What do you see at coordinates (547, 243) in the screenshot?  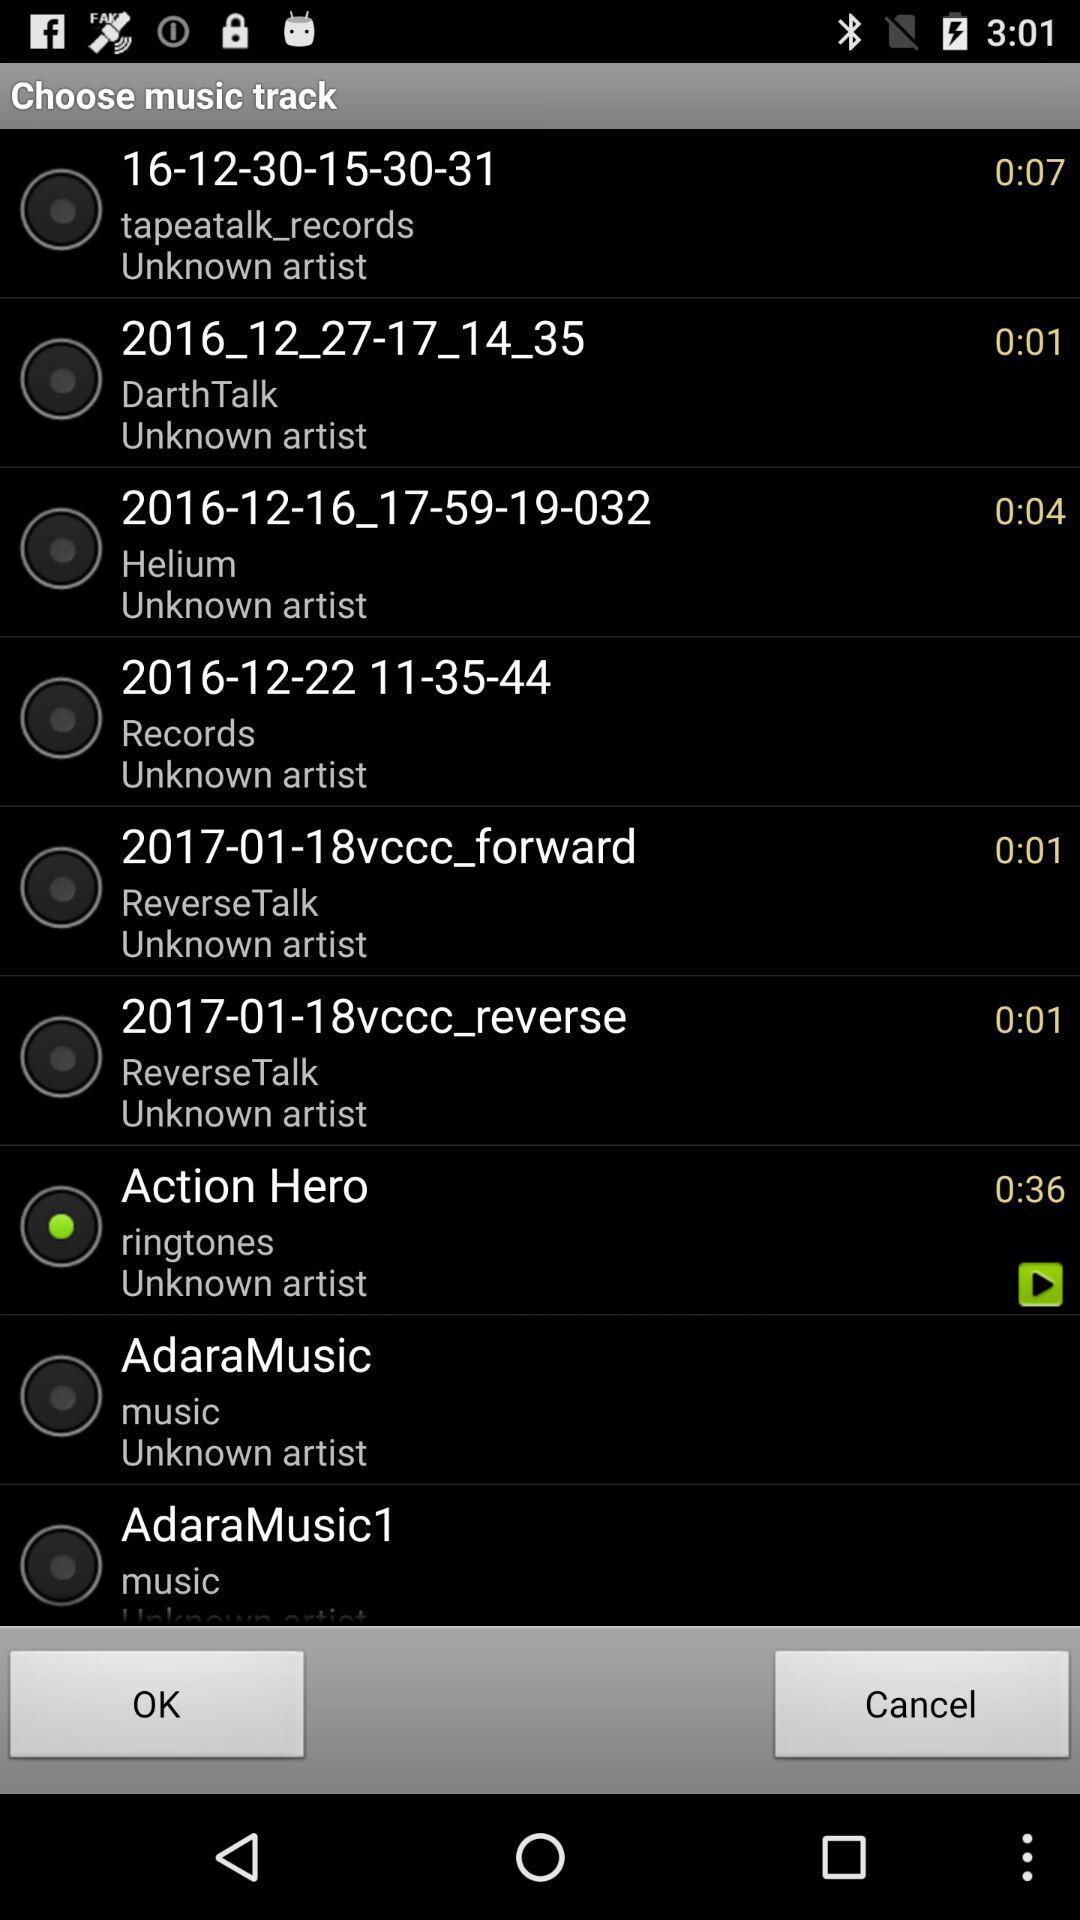 I see `tapeatalk_records` at bounding box center [547, 243].